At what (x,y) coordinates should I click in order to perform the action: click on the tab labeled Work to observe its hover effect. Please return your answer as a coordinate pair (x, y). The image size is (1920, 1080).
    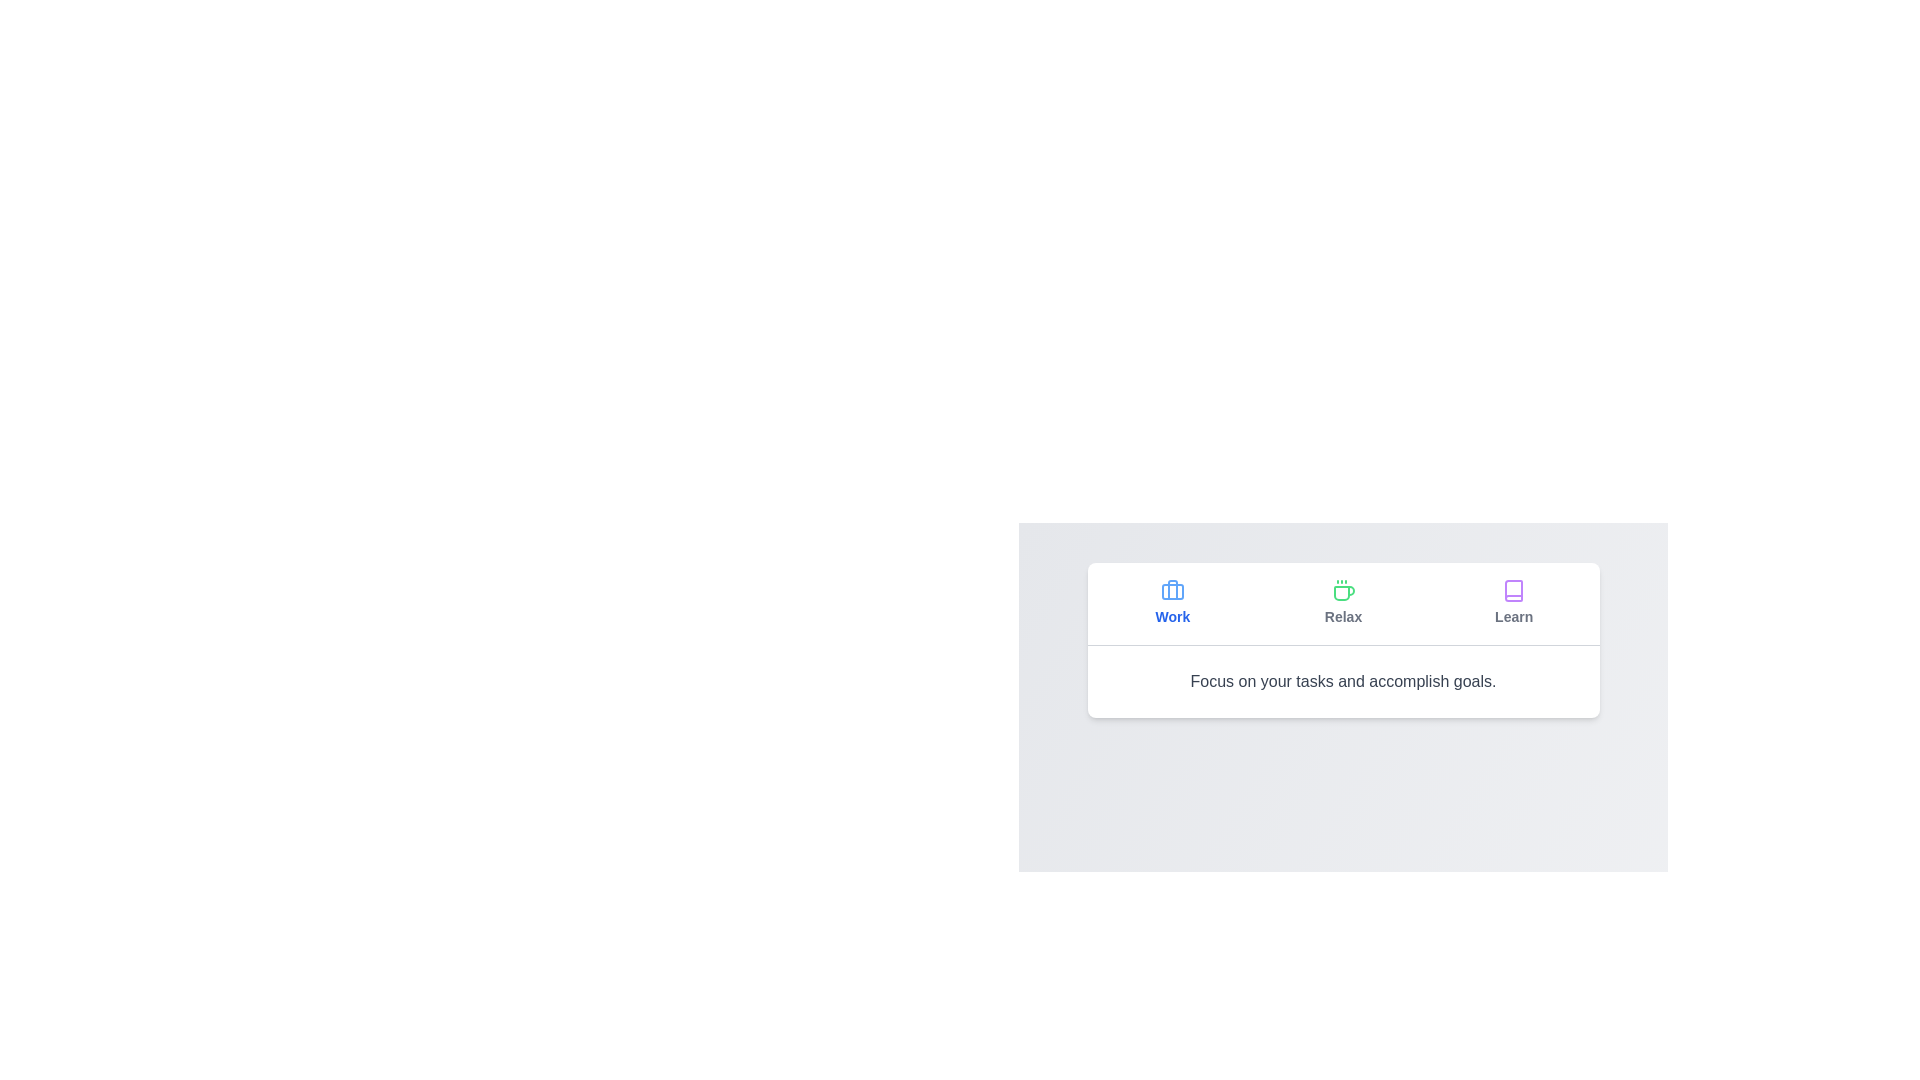
    Looking at the image, I should click on (1172, 603).